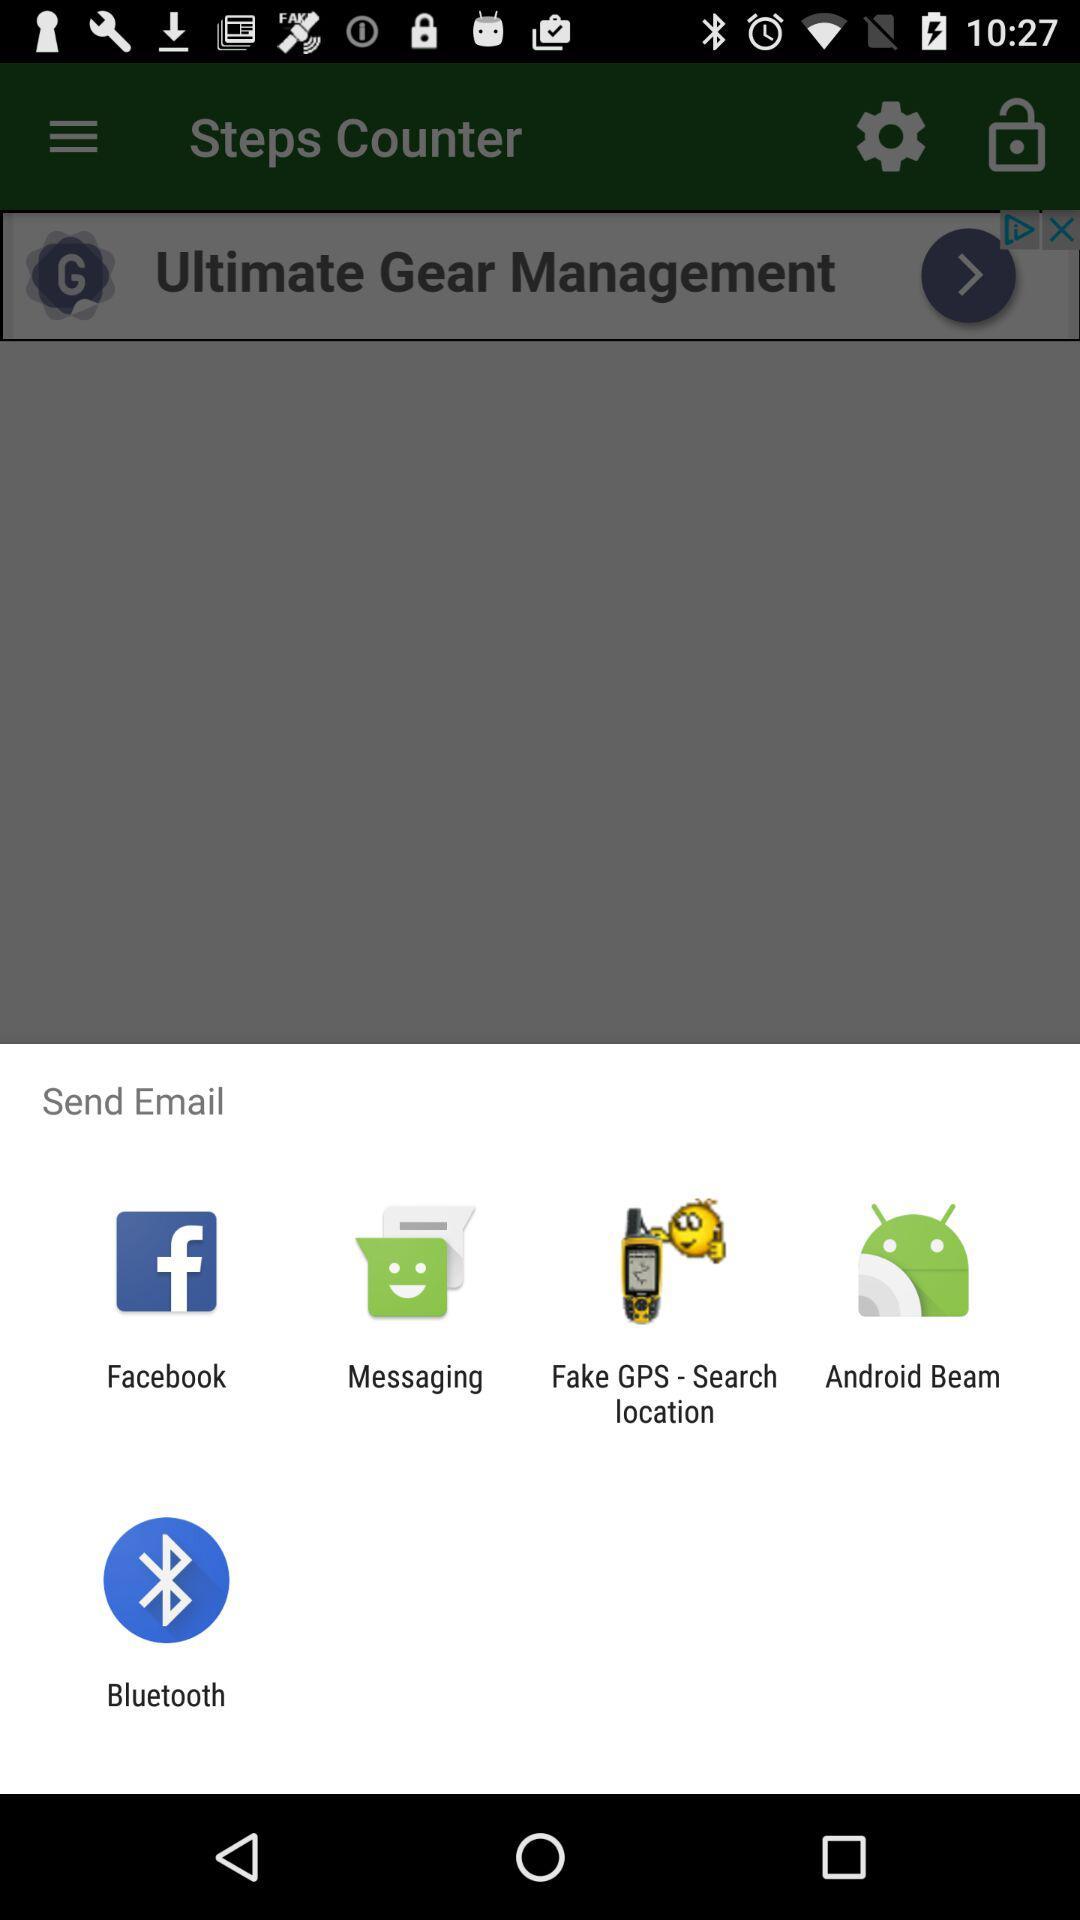 The image size is (1080, 1920). I want to click on icon to the left of fake gps search, so click(414, 1392).